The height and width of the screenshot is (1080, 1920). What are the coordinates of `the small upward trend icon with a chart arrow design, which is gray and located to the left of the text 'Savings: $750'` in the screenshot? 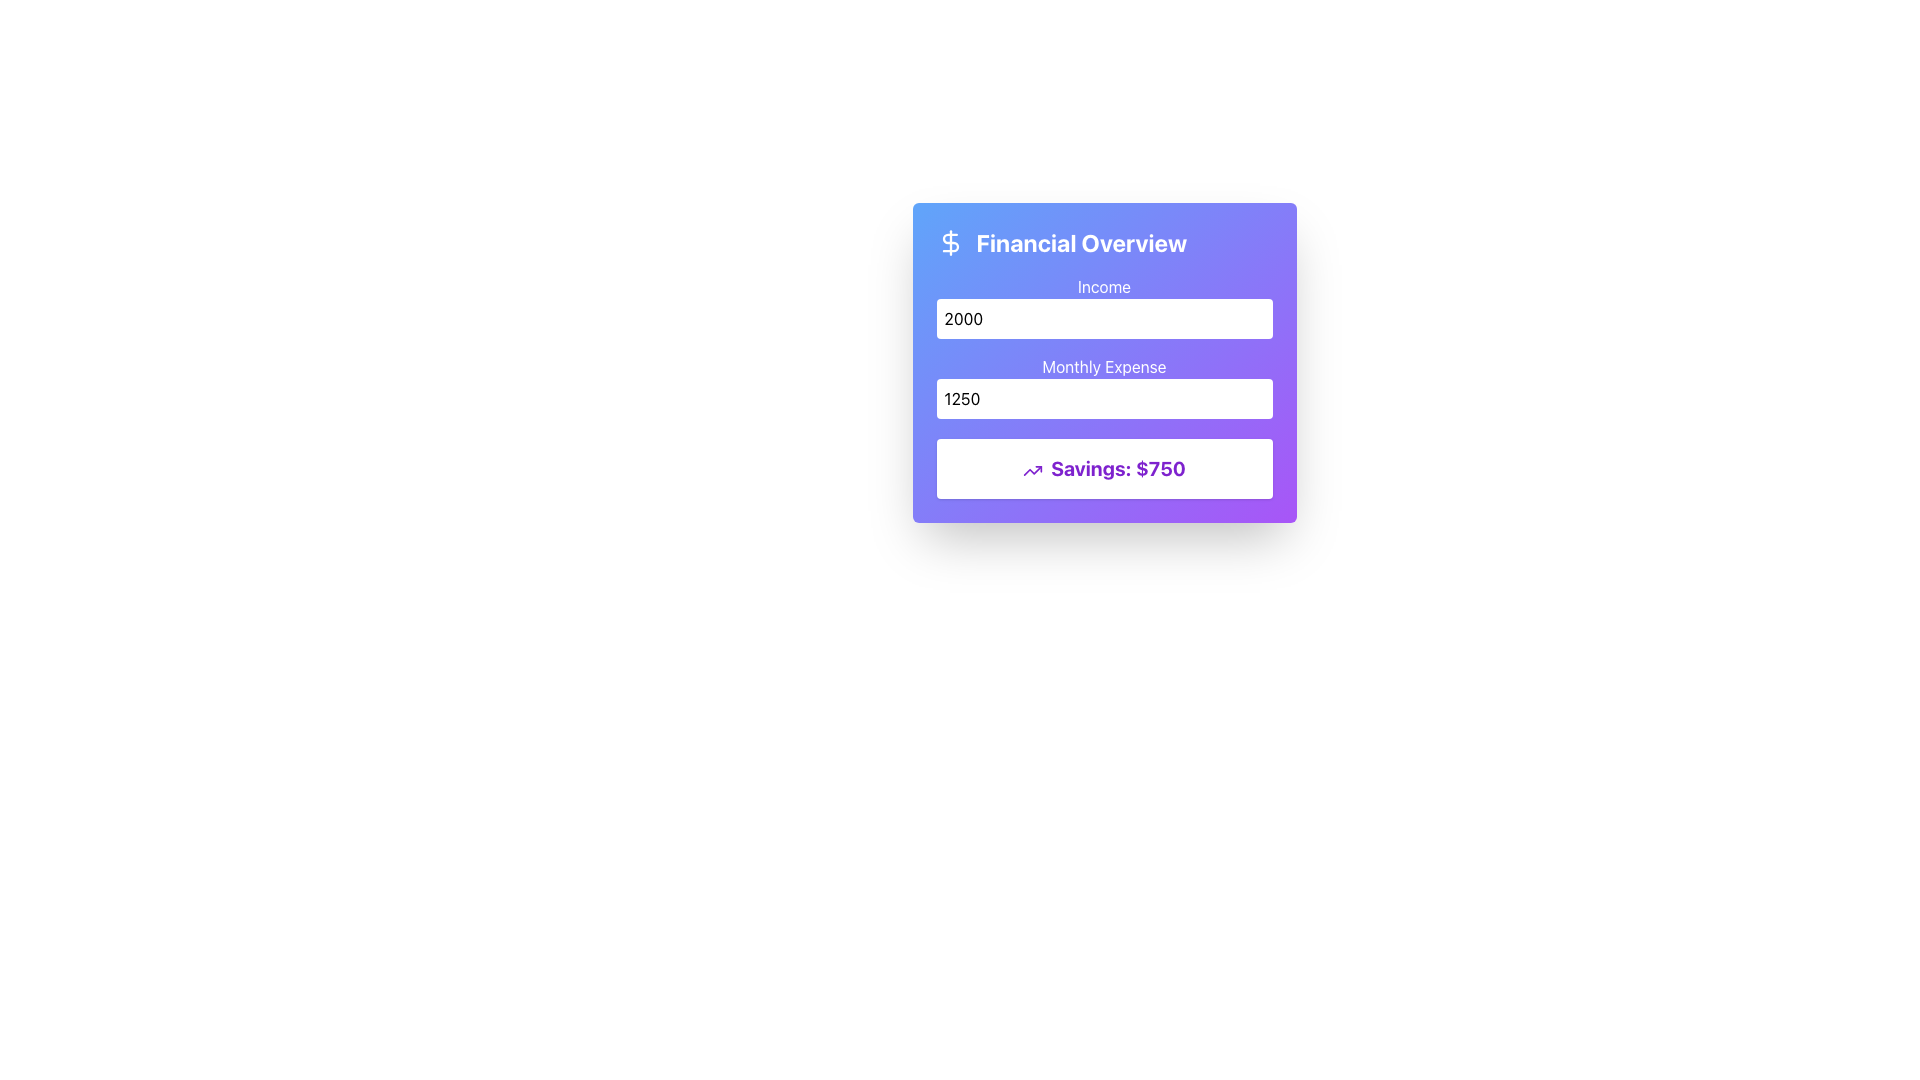 It's located at (1033, 470).